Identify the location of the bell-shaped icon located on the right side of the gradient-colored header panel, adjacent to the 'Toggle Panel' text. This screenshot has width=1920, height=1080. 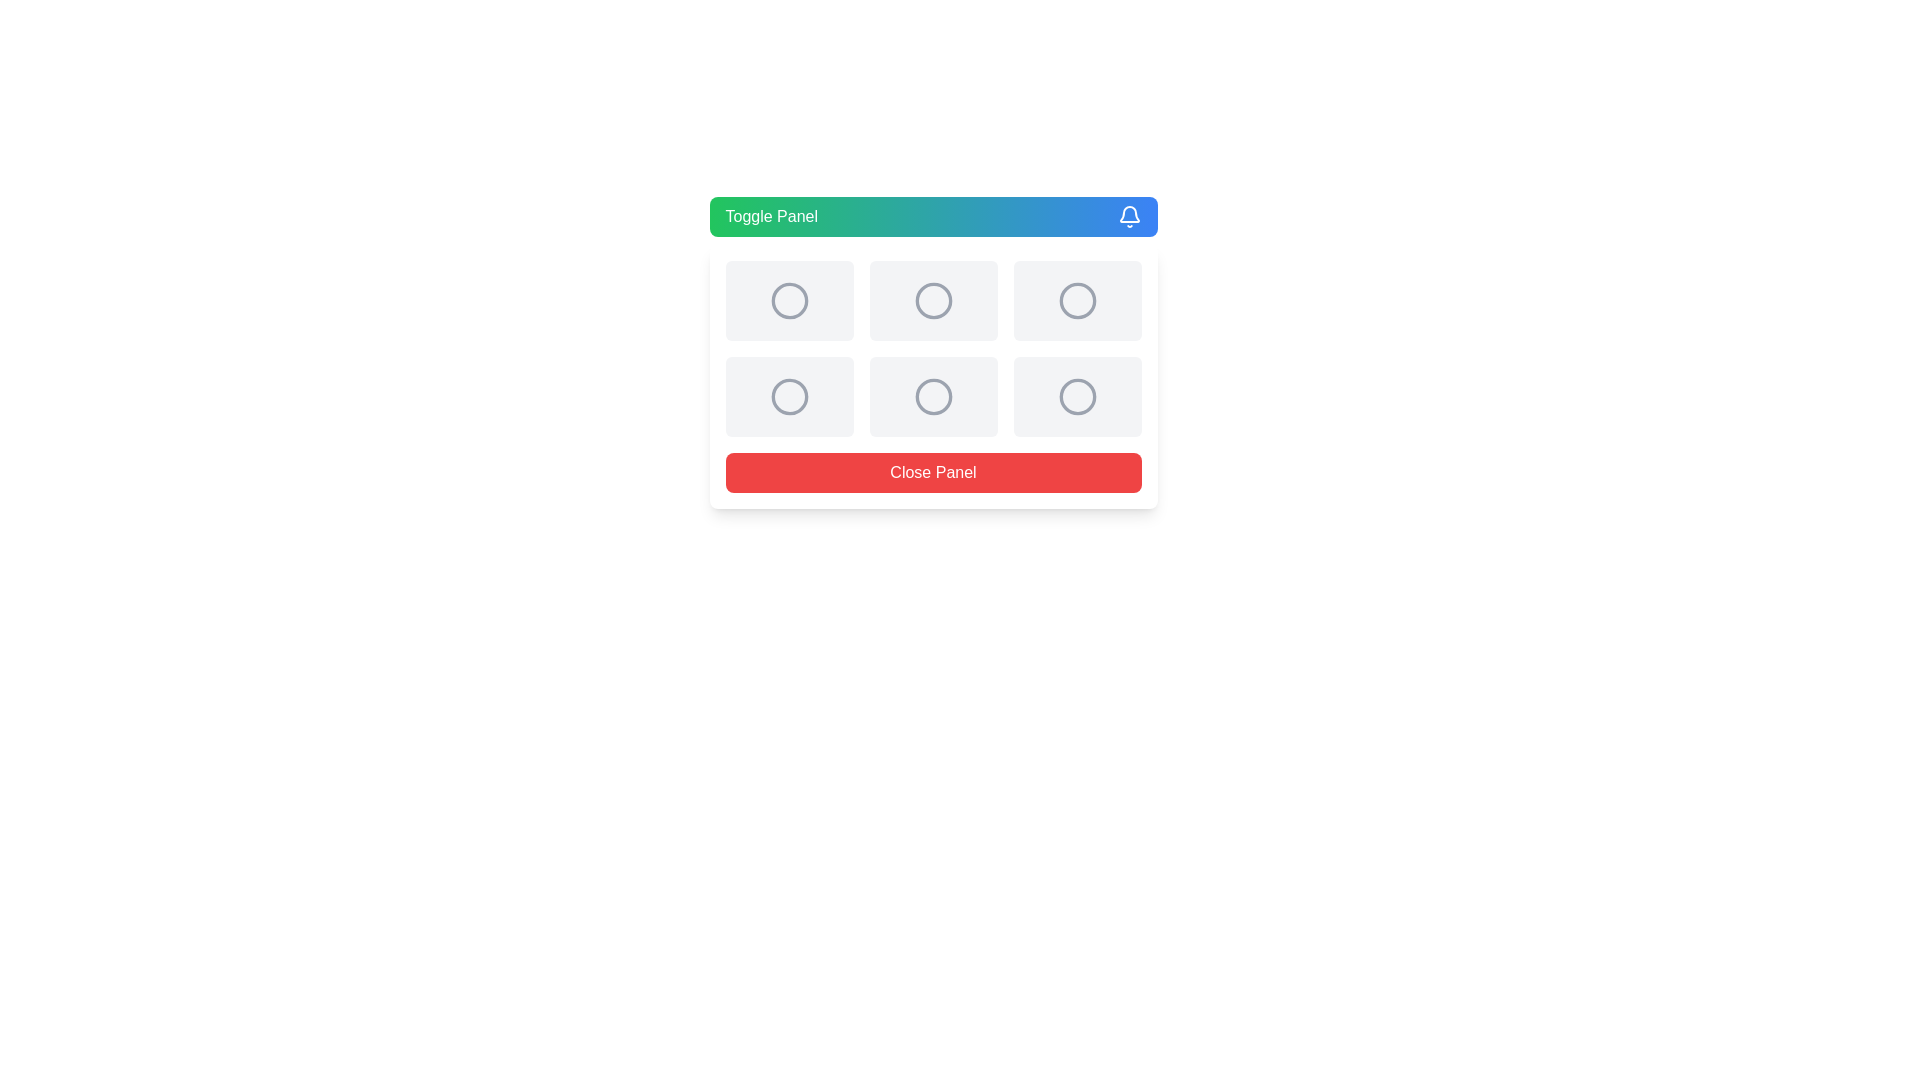
(1129, 216).